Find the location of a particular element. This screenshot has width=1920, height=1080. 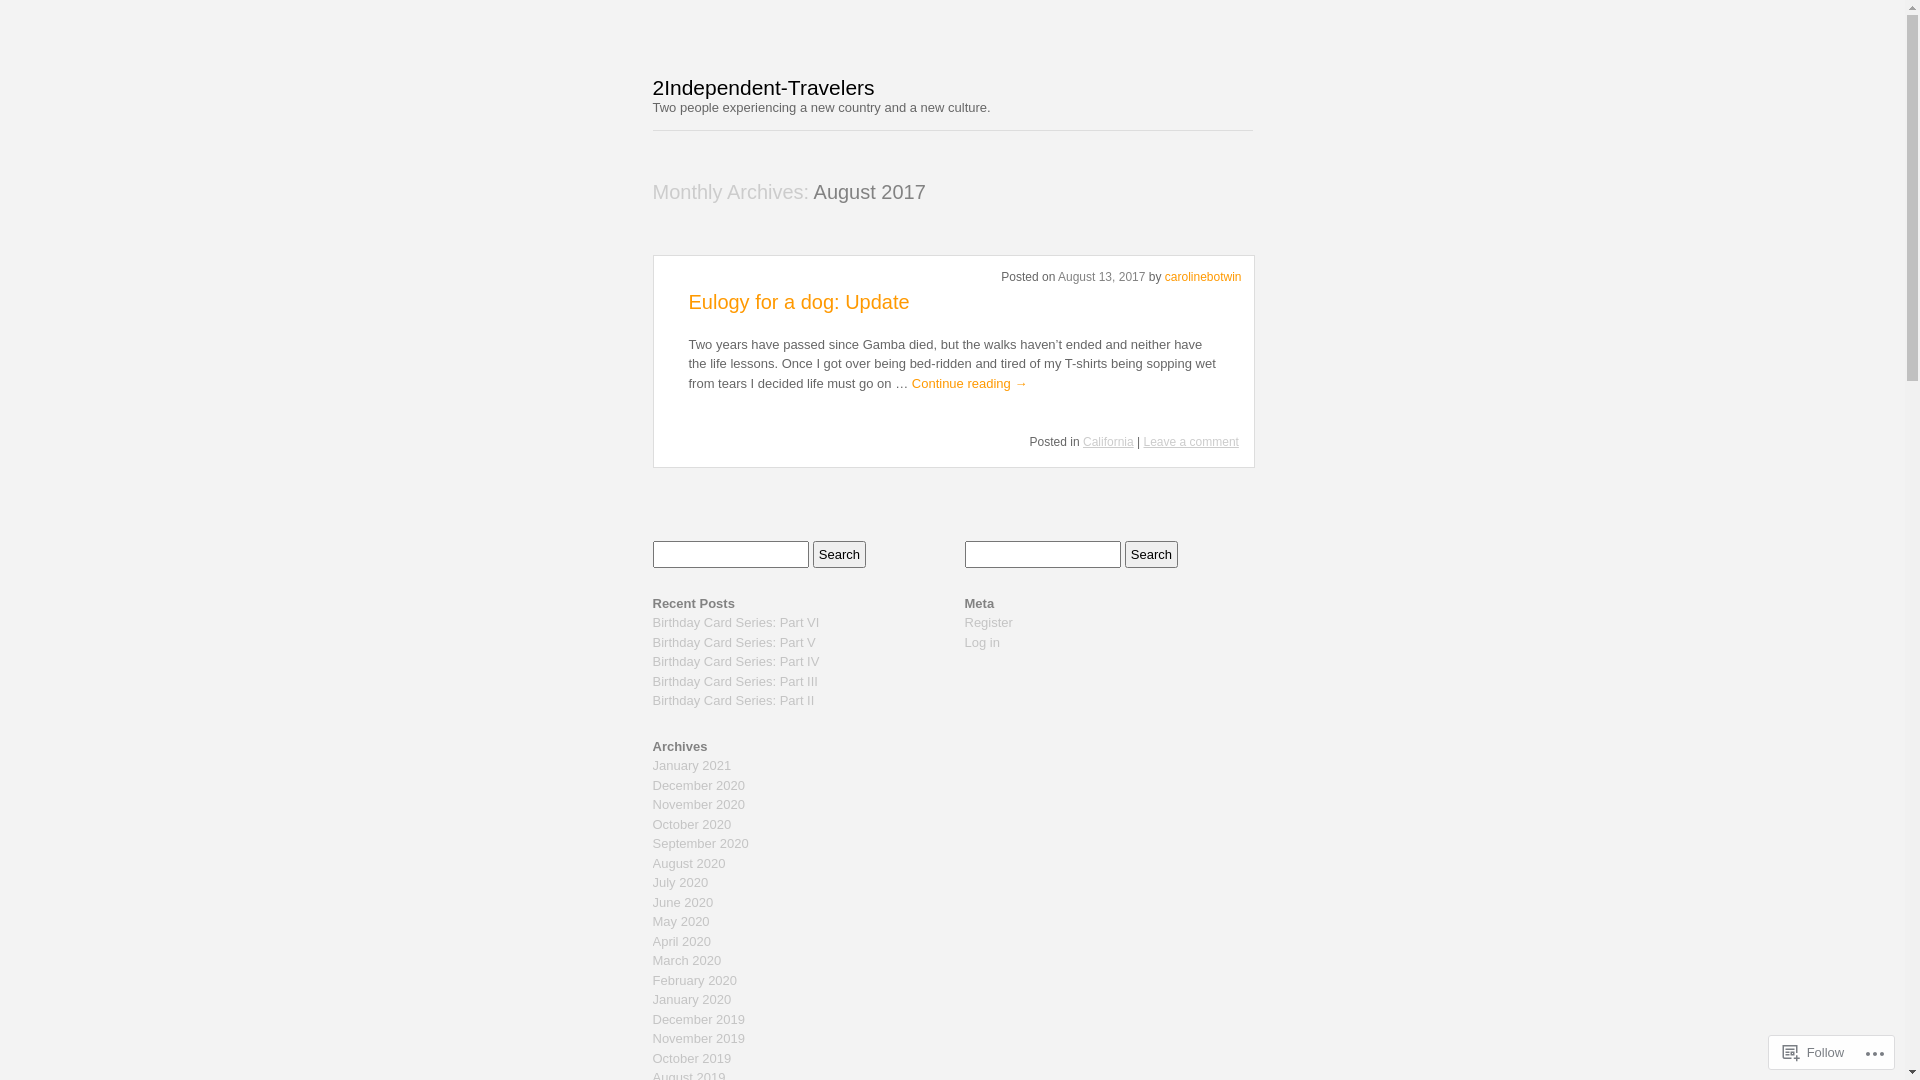

'March 2020' is located at coordinates (686, 959).